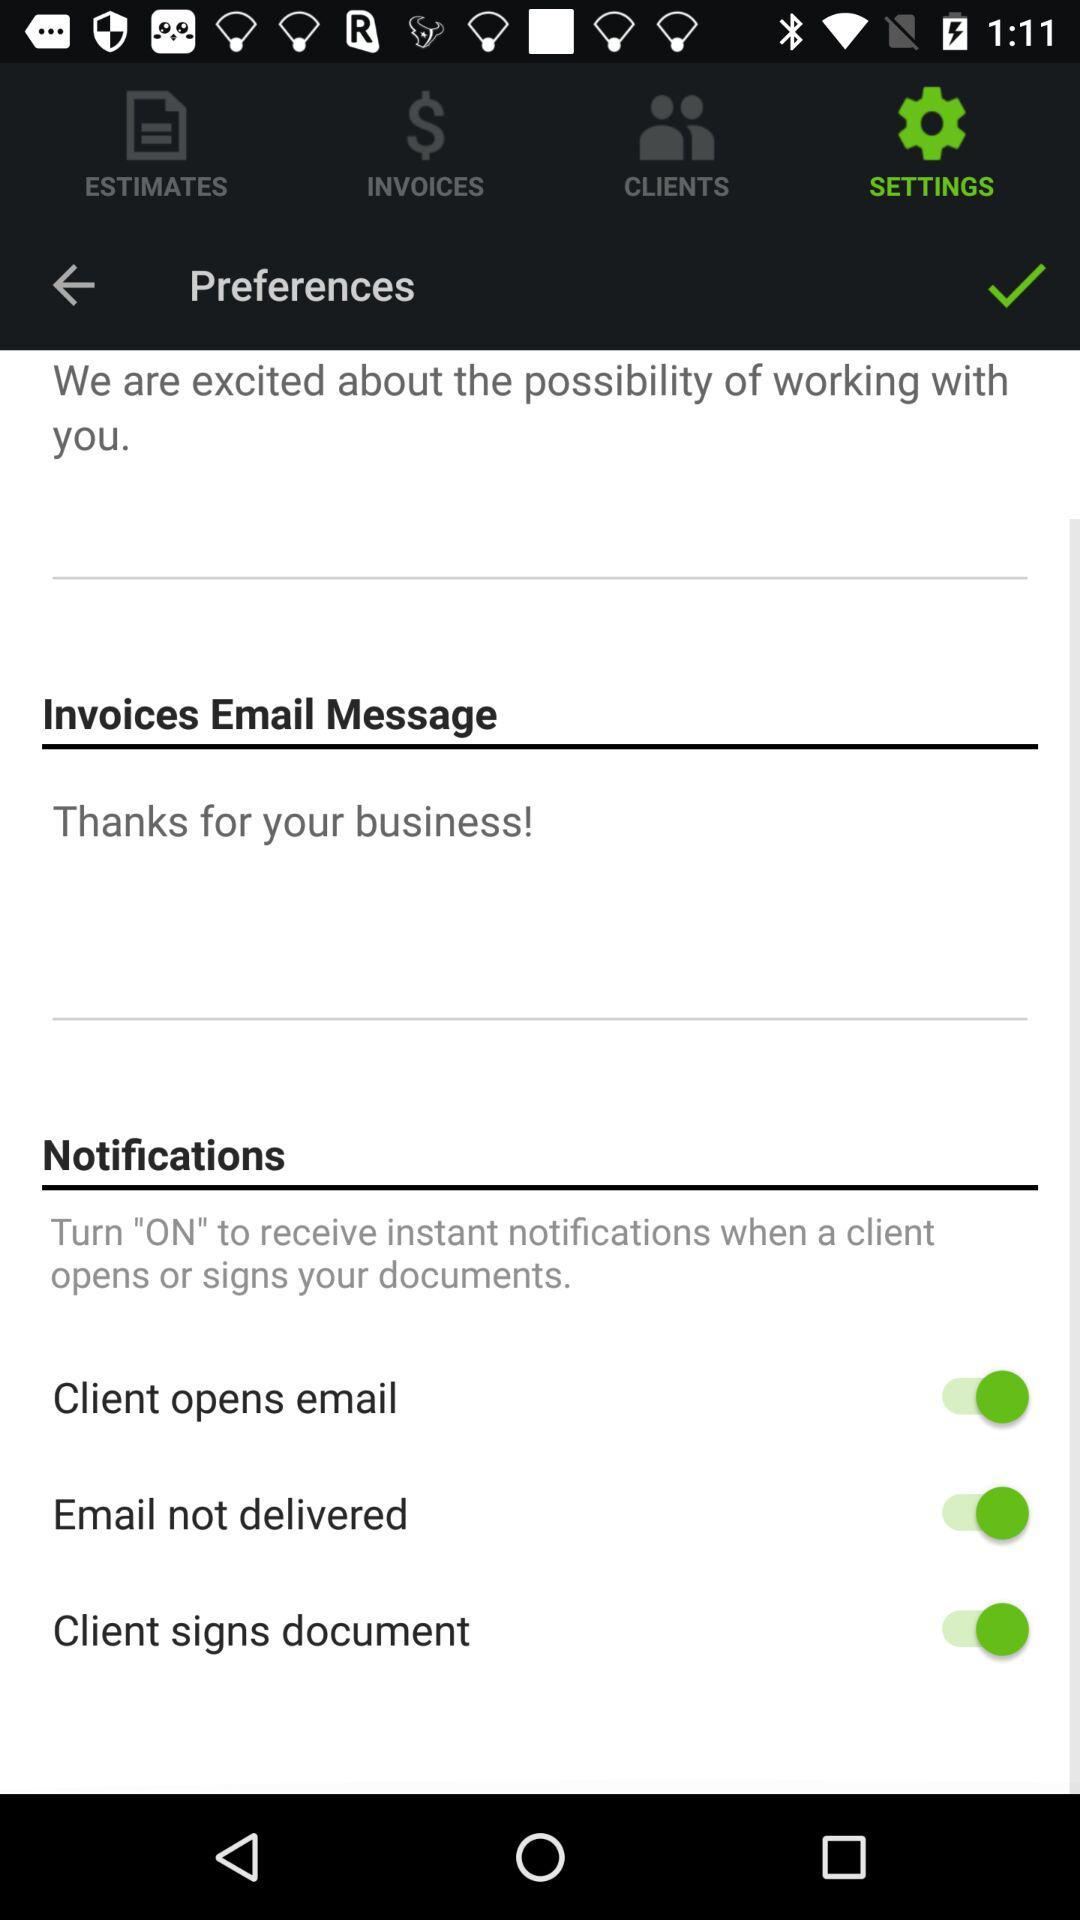  What do you see at coordinates (974, 1395) in the screenshot?
I see `notification for client opens email` at bounding box center [974, 1395].